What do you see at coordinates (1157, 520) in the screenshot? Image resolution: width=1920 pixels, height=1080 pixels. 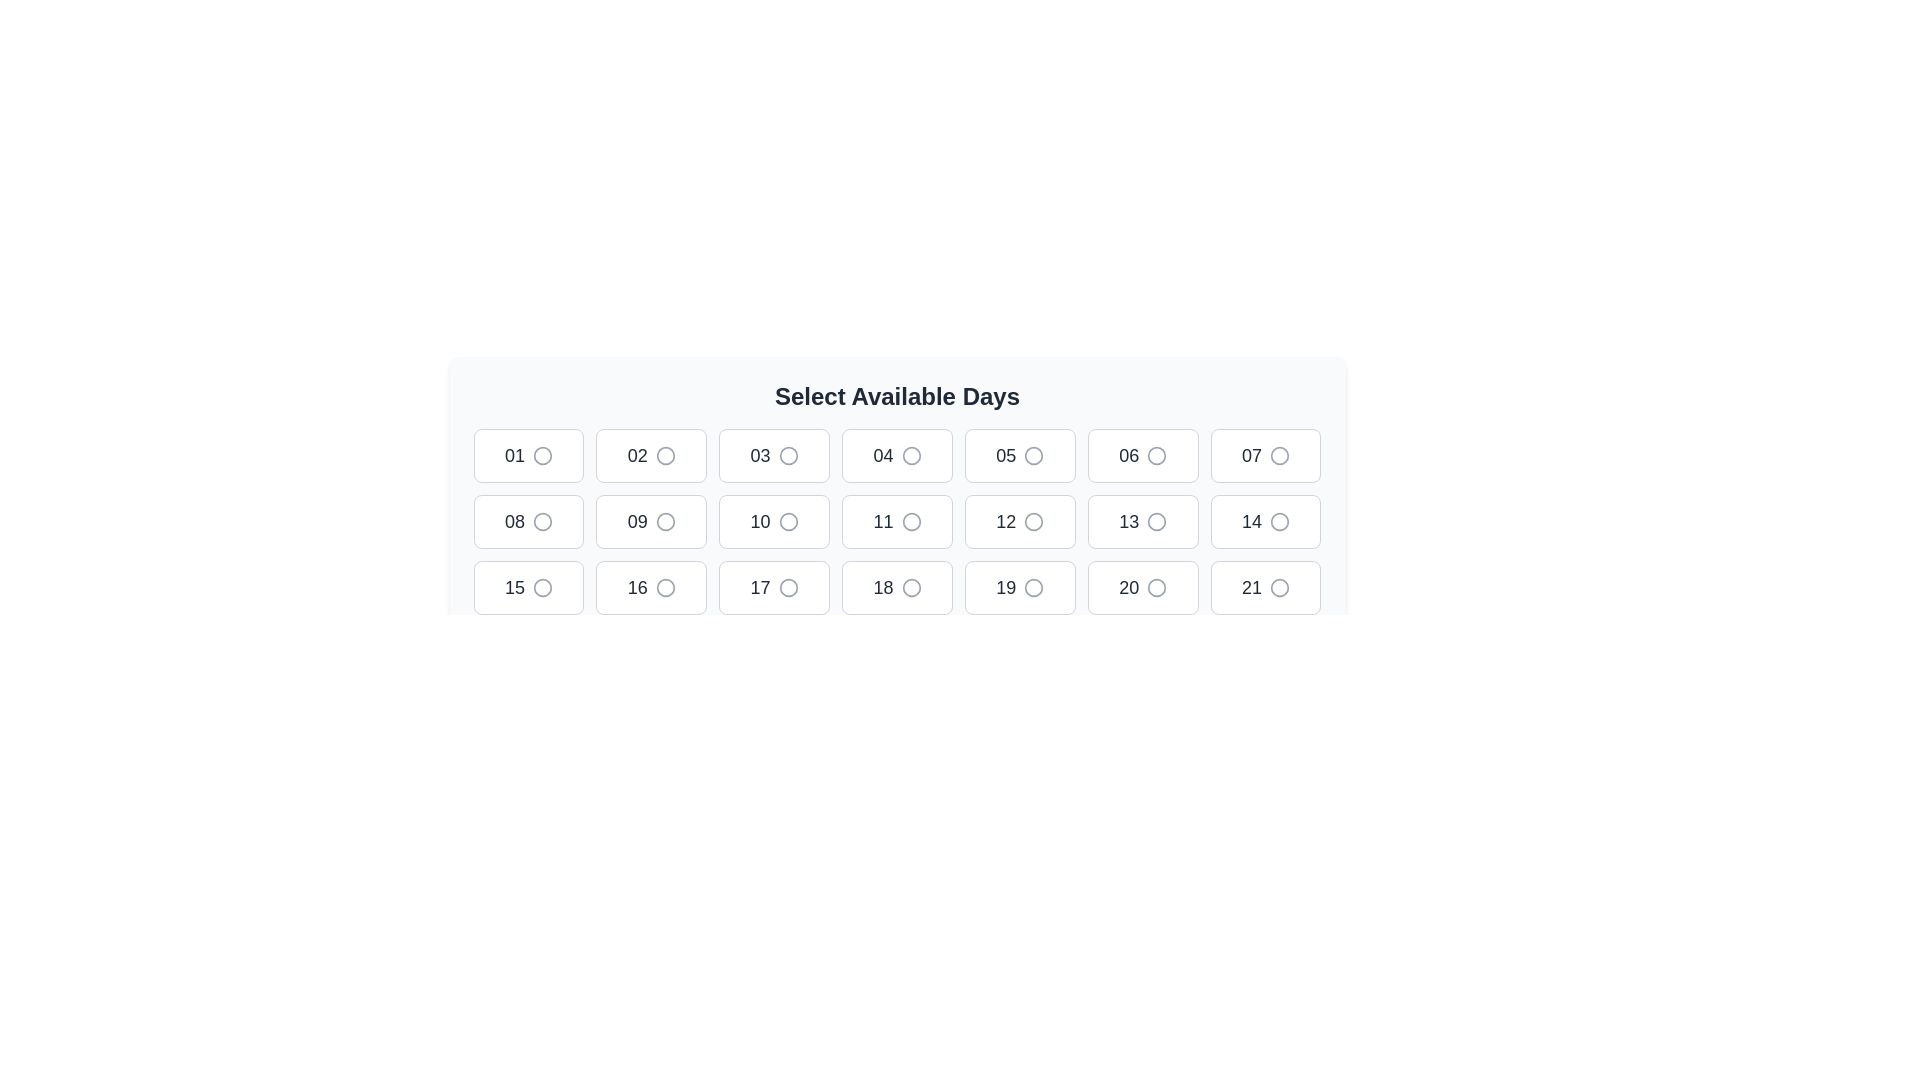 I see `the circular graphic with a gray border` at bounding box center [1157, 520].